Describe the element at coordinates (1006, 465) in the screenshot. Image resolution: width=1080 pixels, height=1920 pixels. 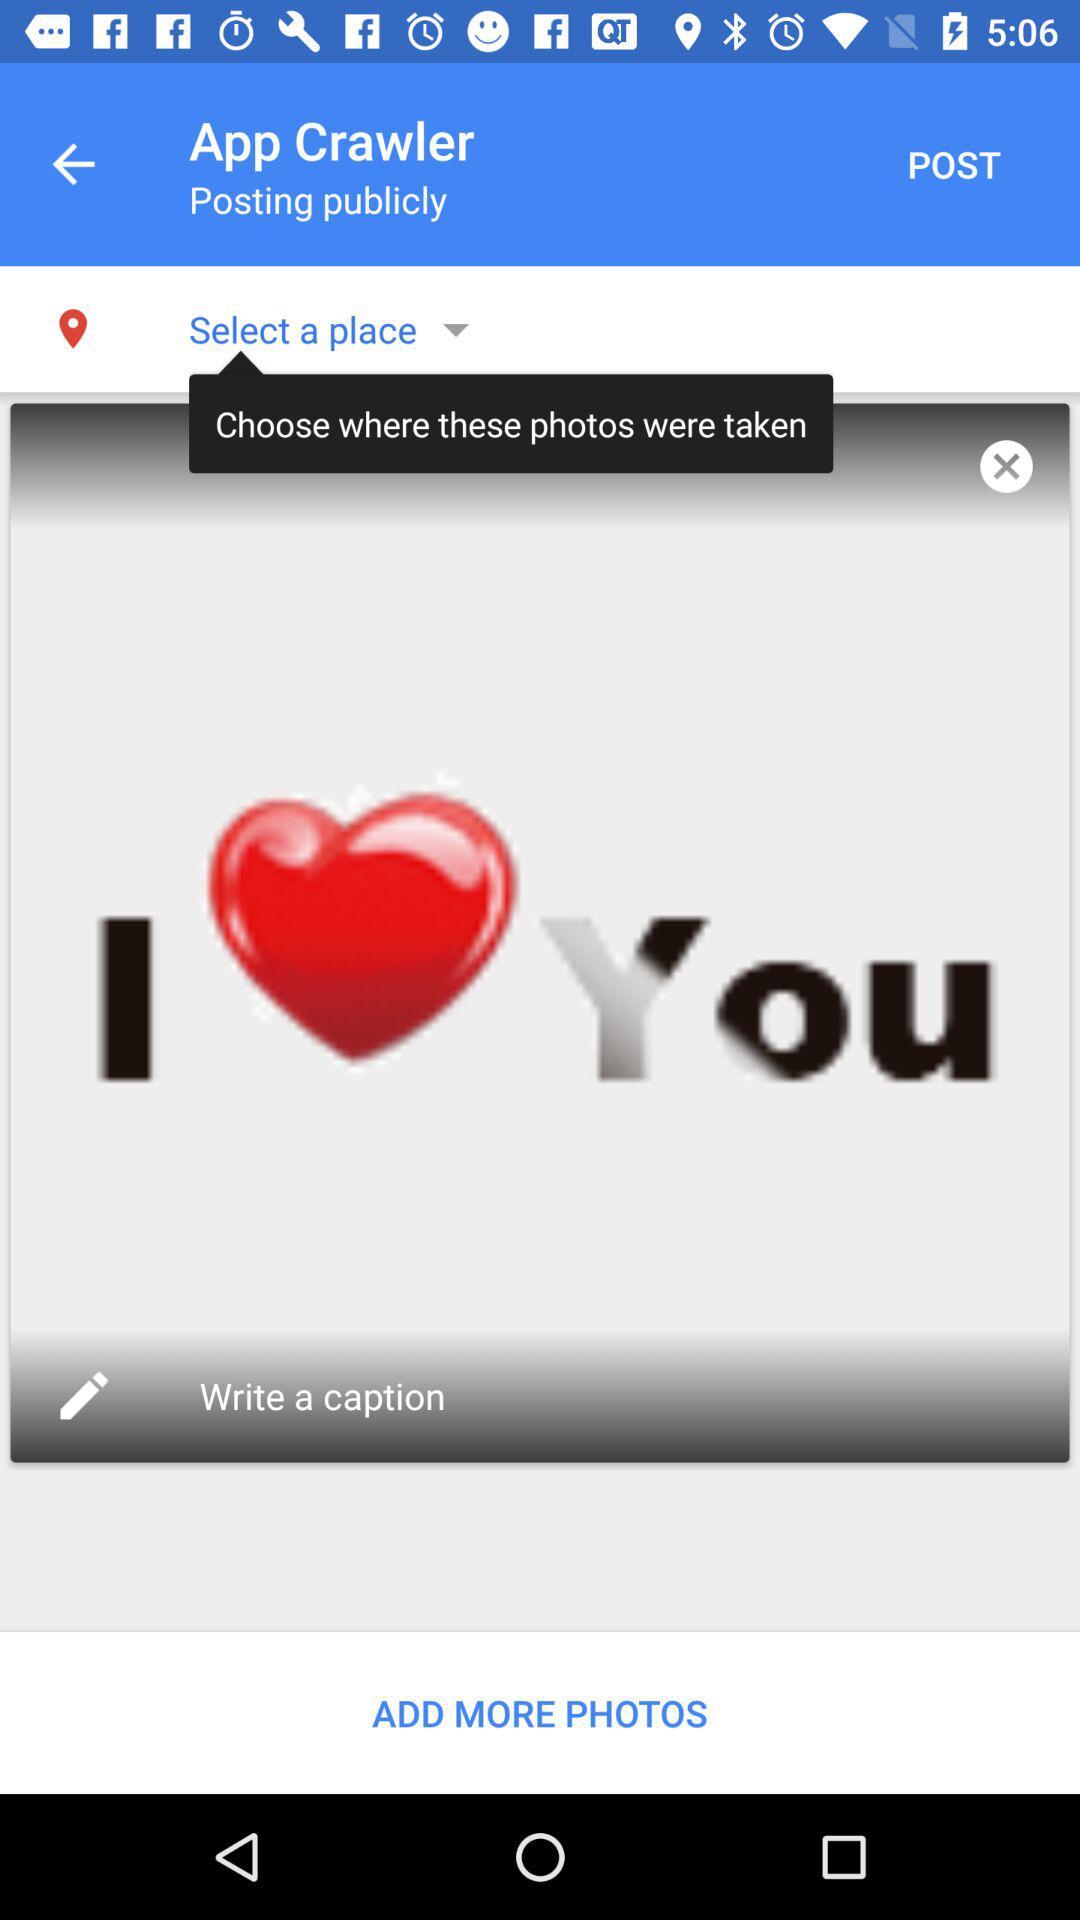
I see `the app to the right of choose where these item` at that location.